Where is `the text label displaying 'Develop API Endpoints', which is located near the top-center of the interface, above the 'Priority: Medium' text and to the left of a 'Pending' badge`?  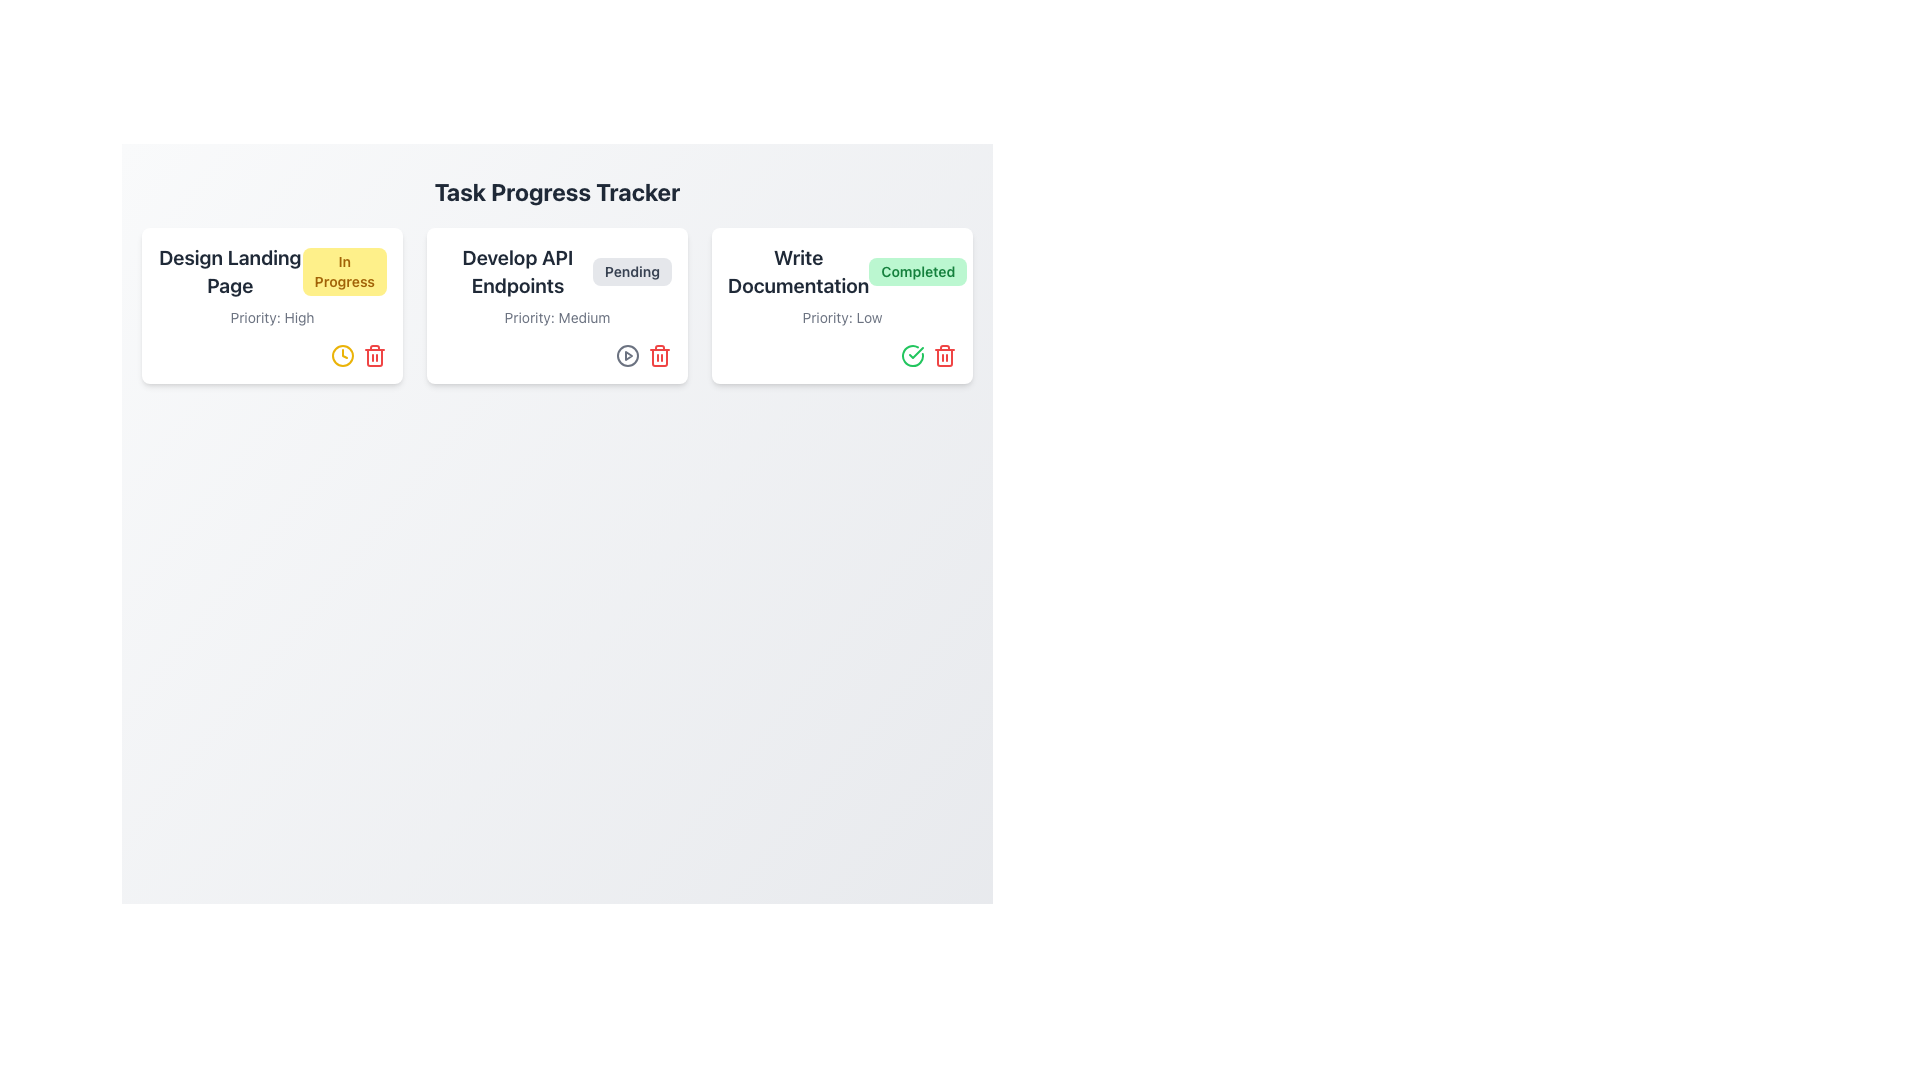
the text label displaying 'Develop API Endpoints', which is located near the top-center of the interface, above the 'Priority: Medium' text and to the left of a 'Pending' badge is located at coordinates (518, 272).